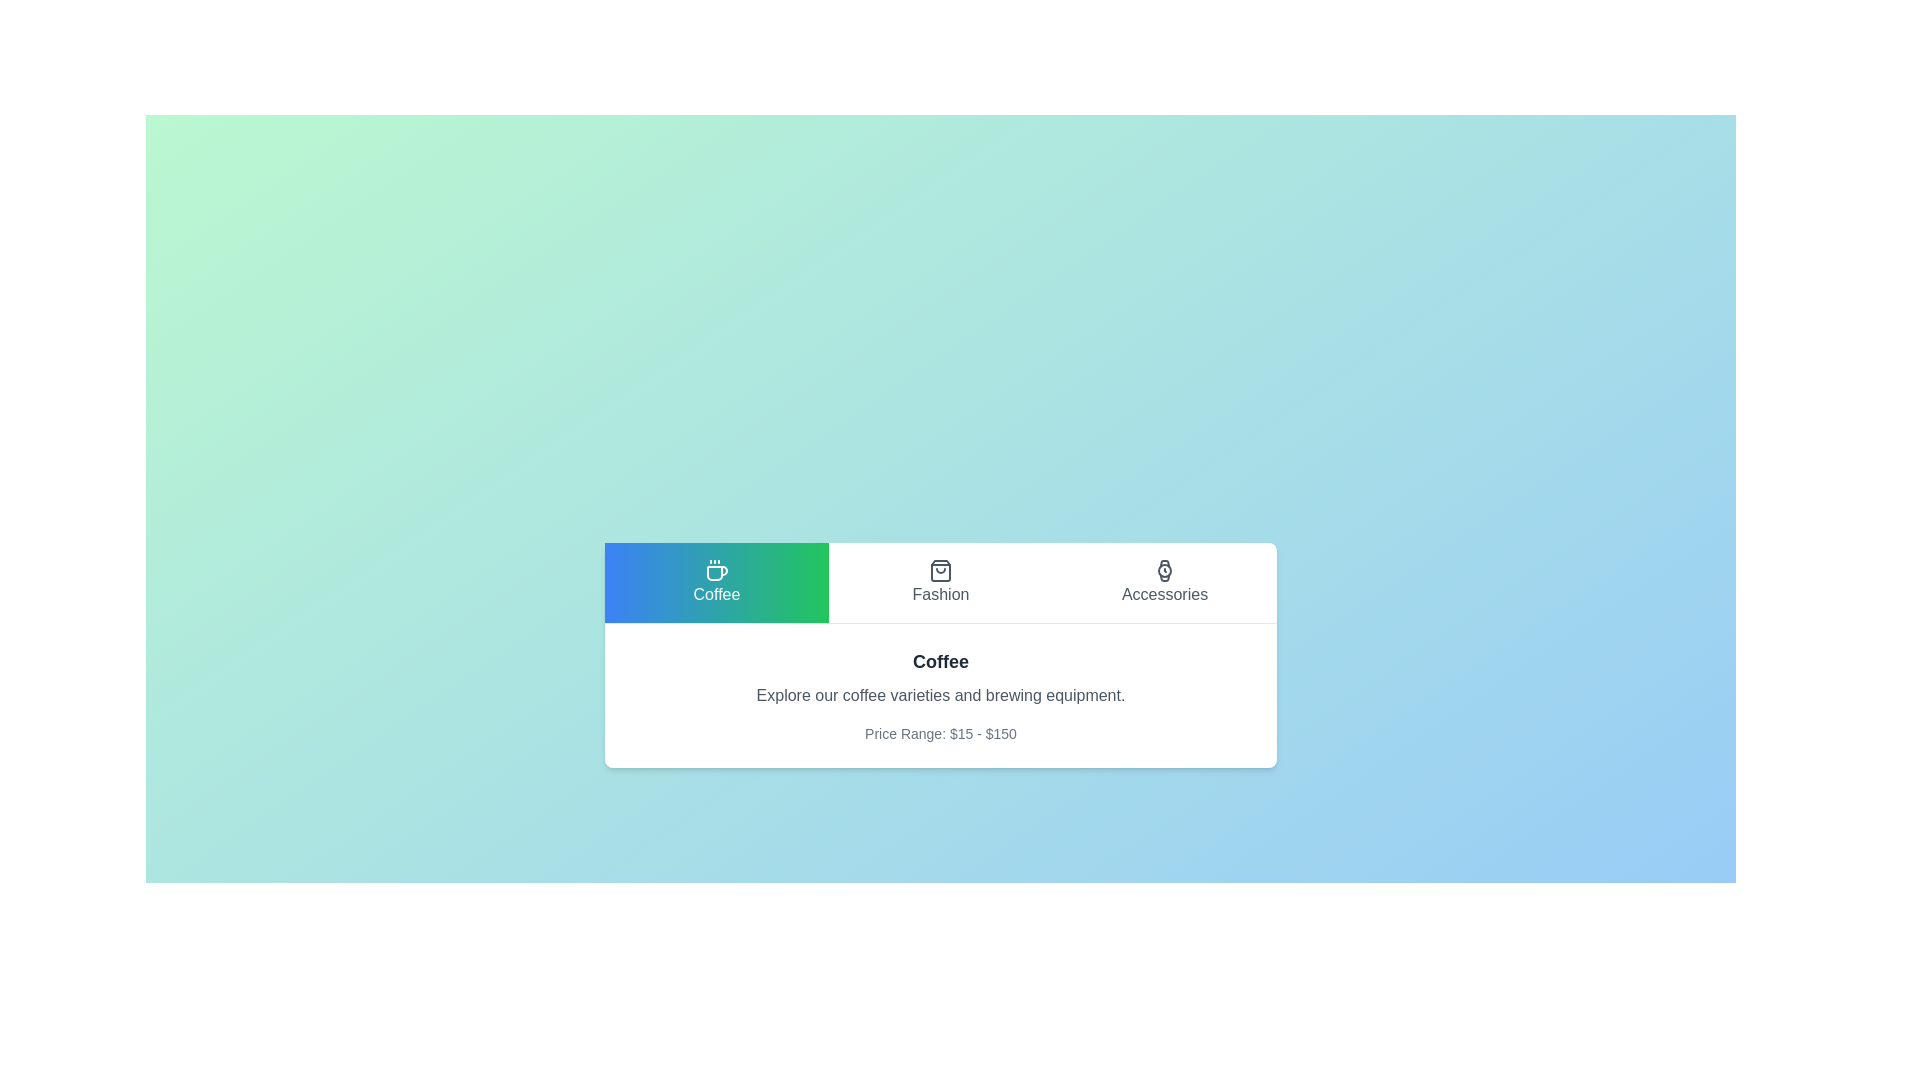 The height and width of the screenshot is (1080, 1920). I want to click on the Fashion tab, so click(939, 582).